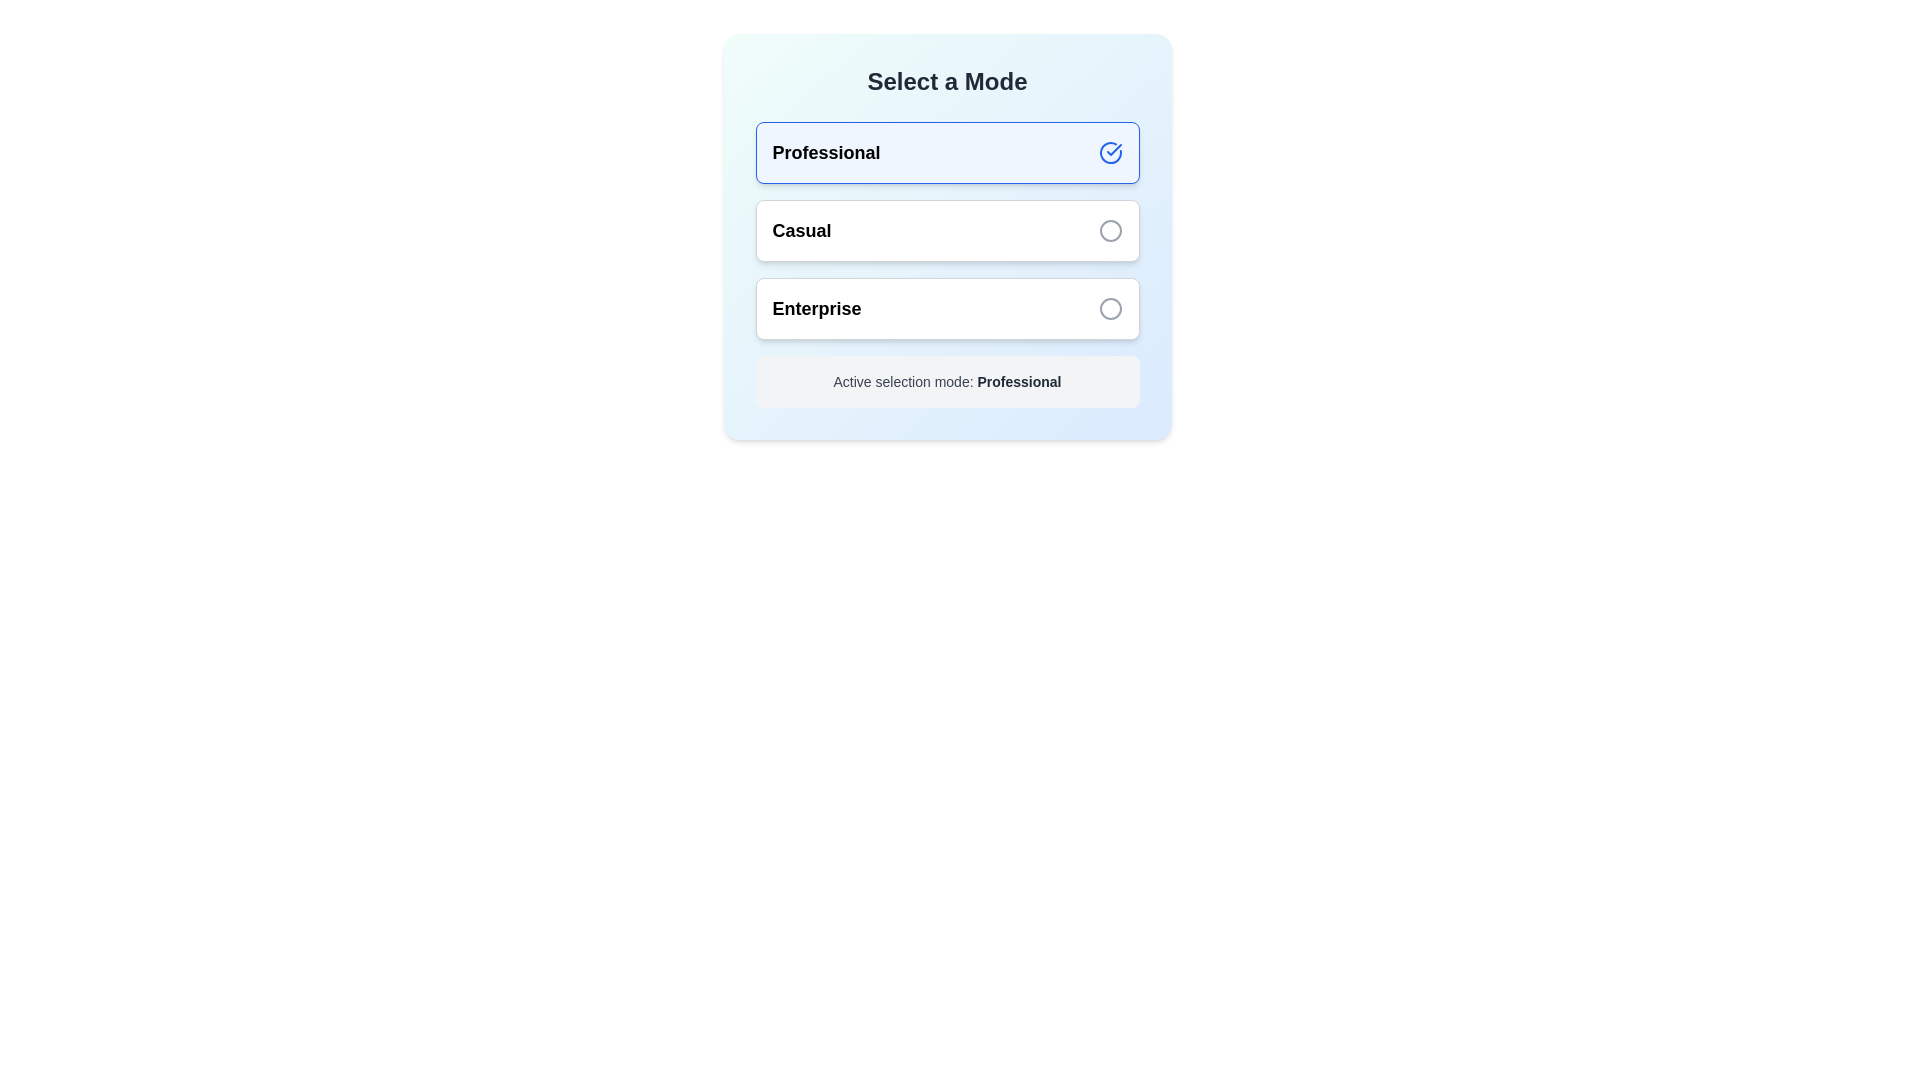 This screenshot has height=1080, width=1920. Describe the element at coordinates (1109, 230) in the screenshot. I see `the unselected radio button located to the immediate right of the 'Casual' text in the 'Select a Mode' list` at that location.